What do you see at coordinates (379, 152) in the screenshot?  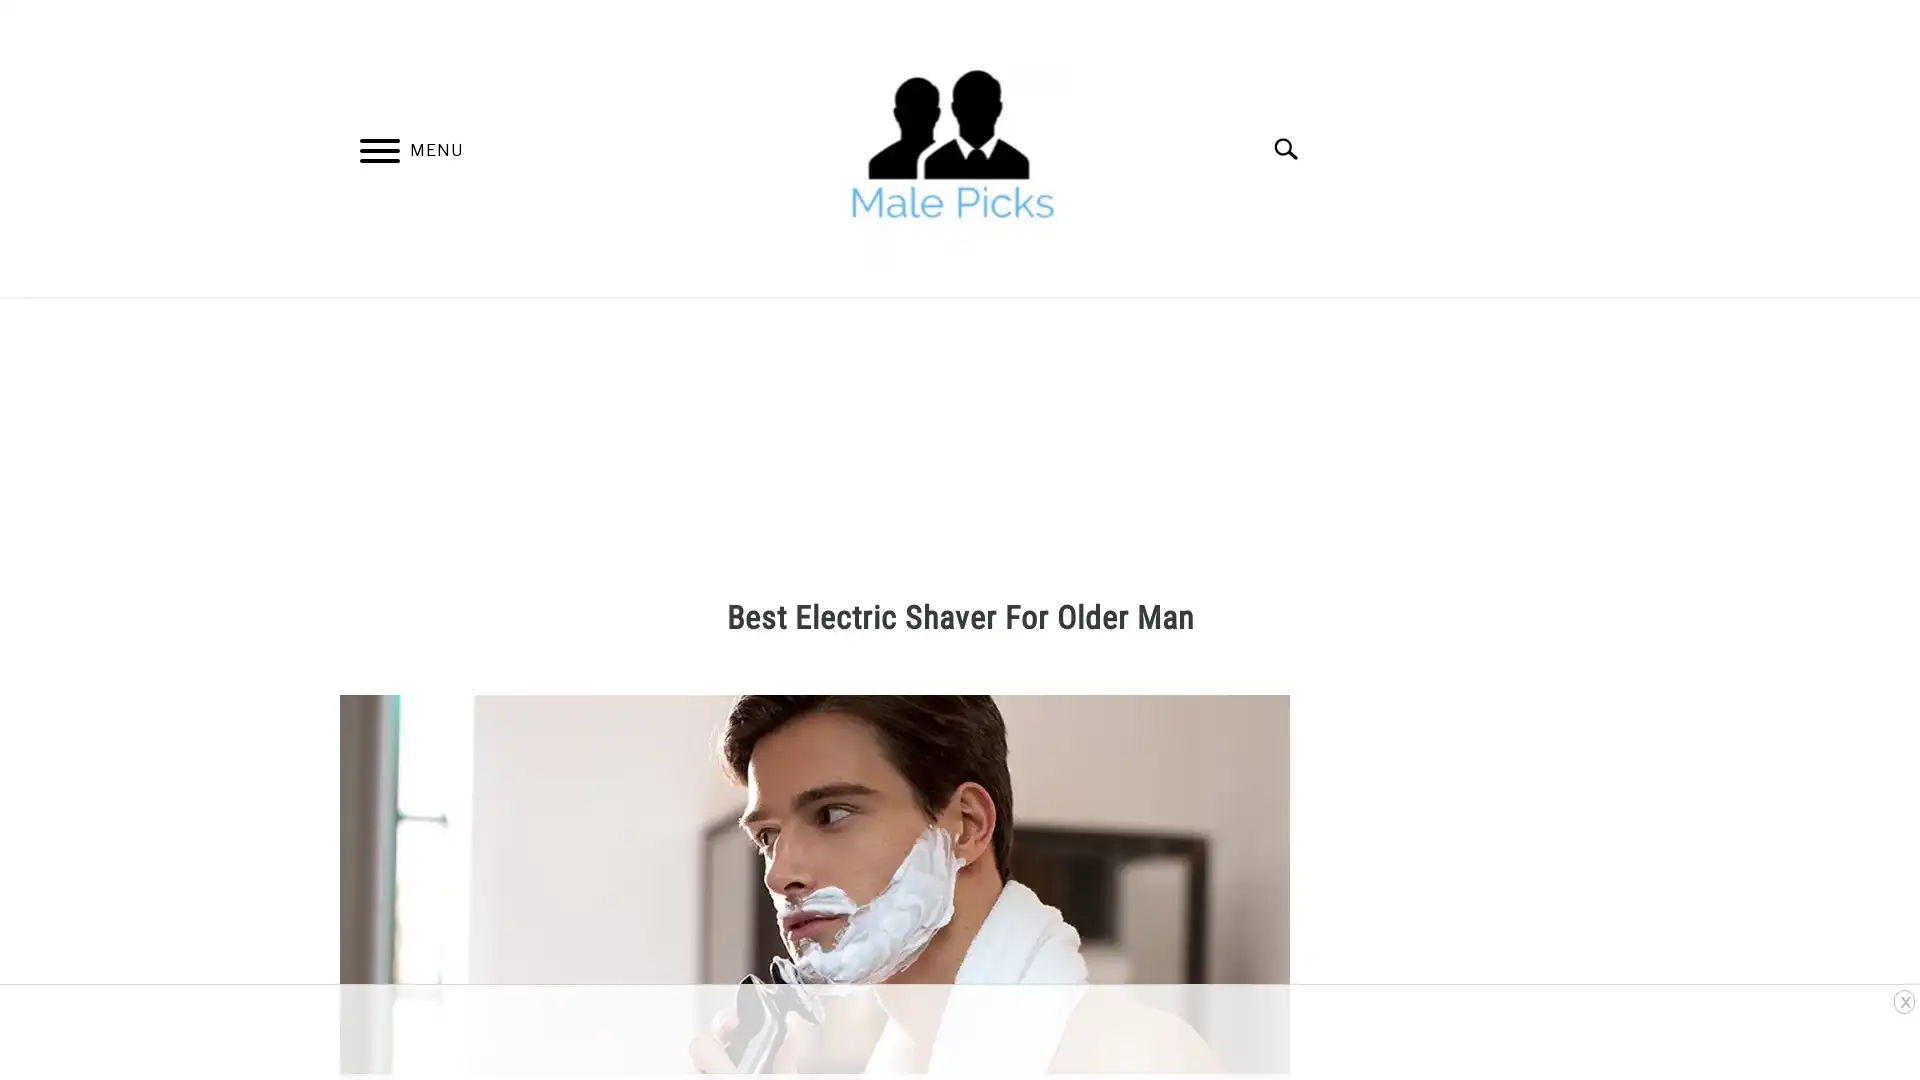 I see `Menu` at bounding box center [379, 152].